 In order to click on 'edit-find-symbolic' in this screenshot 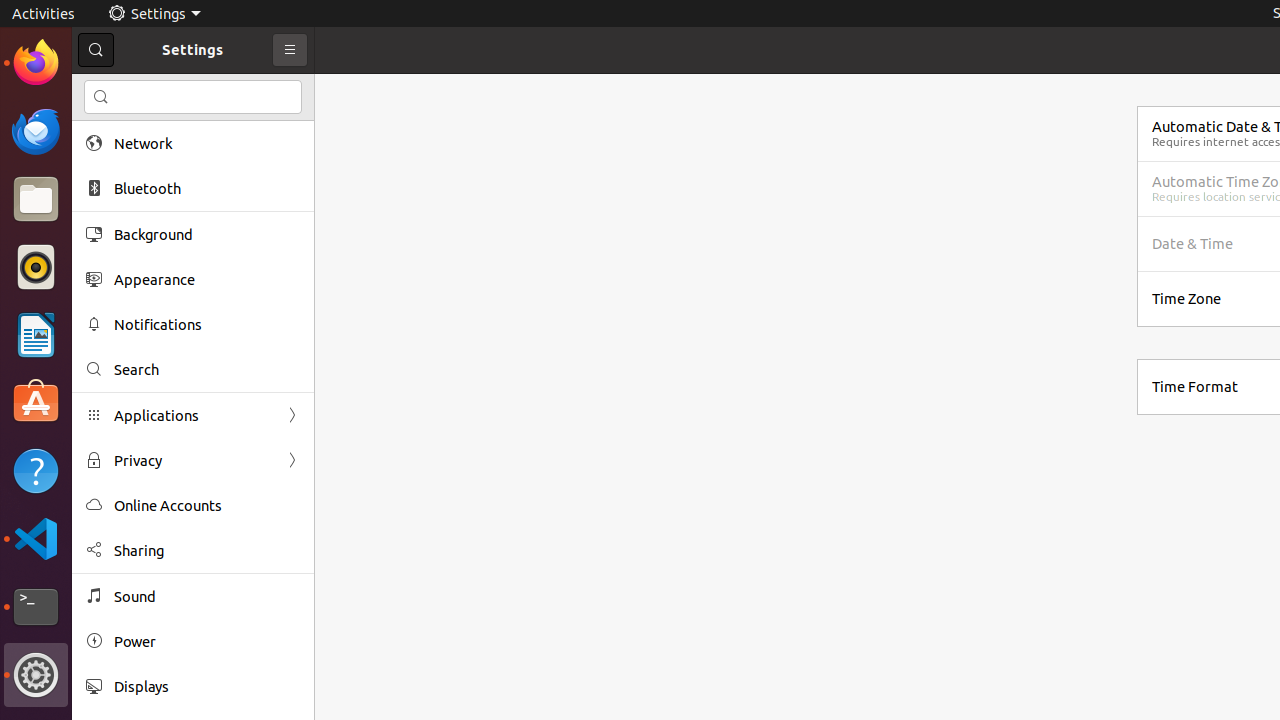, I will do `click(99, 96)`.